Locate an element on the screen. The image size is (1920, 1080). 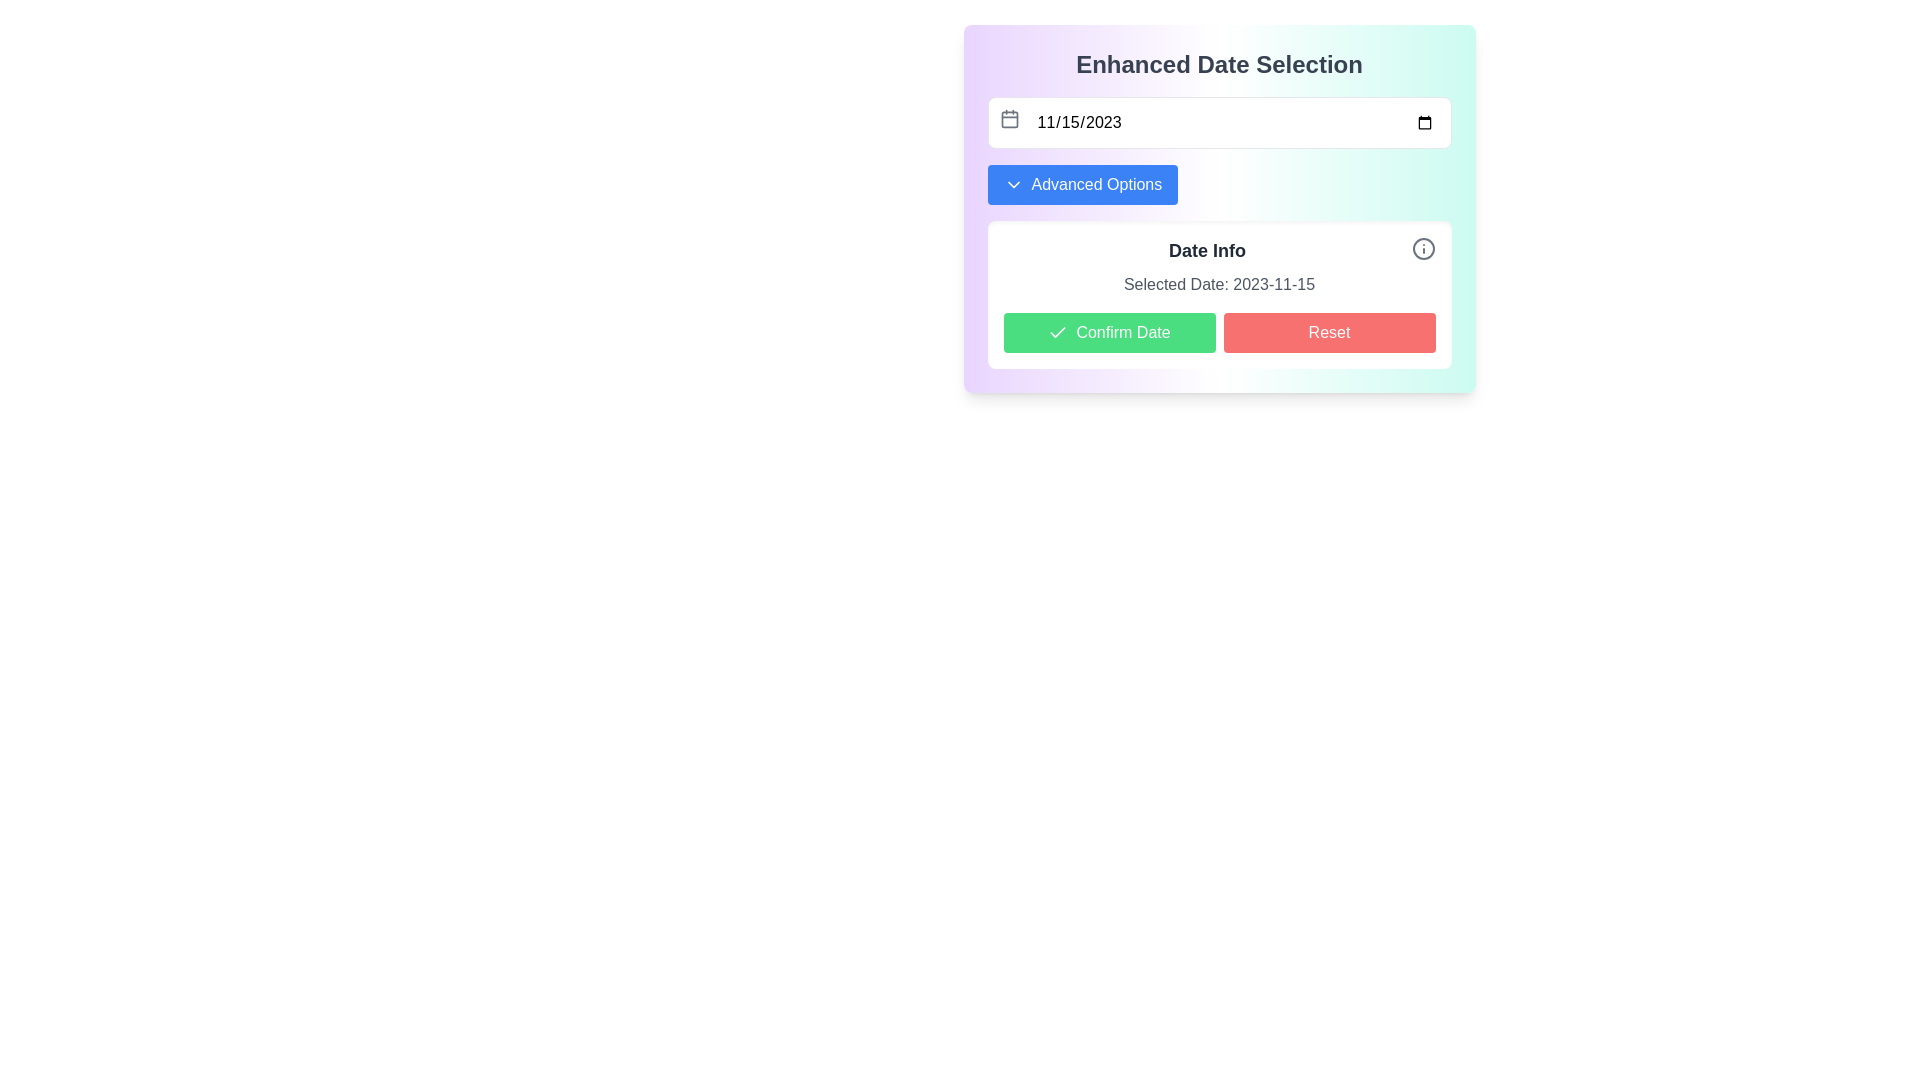
the green button labeled 'Confirm Date' that contains the small checkmark icon positioned to its left is located at coordinates (1057, 331).